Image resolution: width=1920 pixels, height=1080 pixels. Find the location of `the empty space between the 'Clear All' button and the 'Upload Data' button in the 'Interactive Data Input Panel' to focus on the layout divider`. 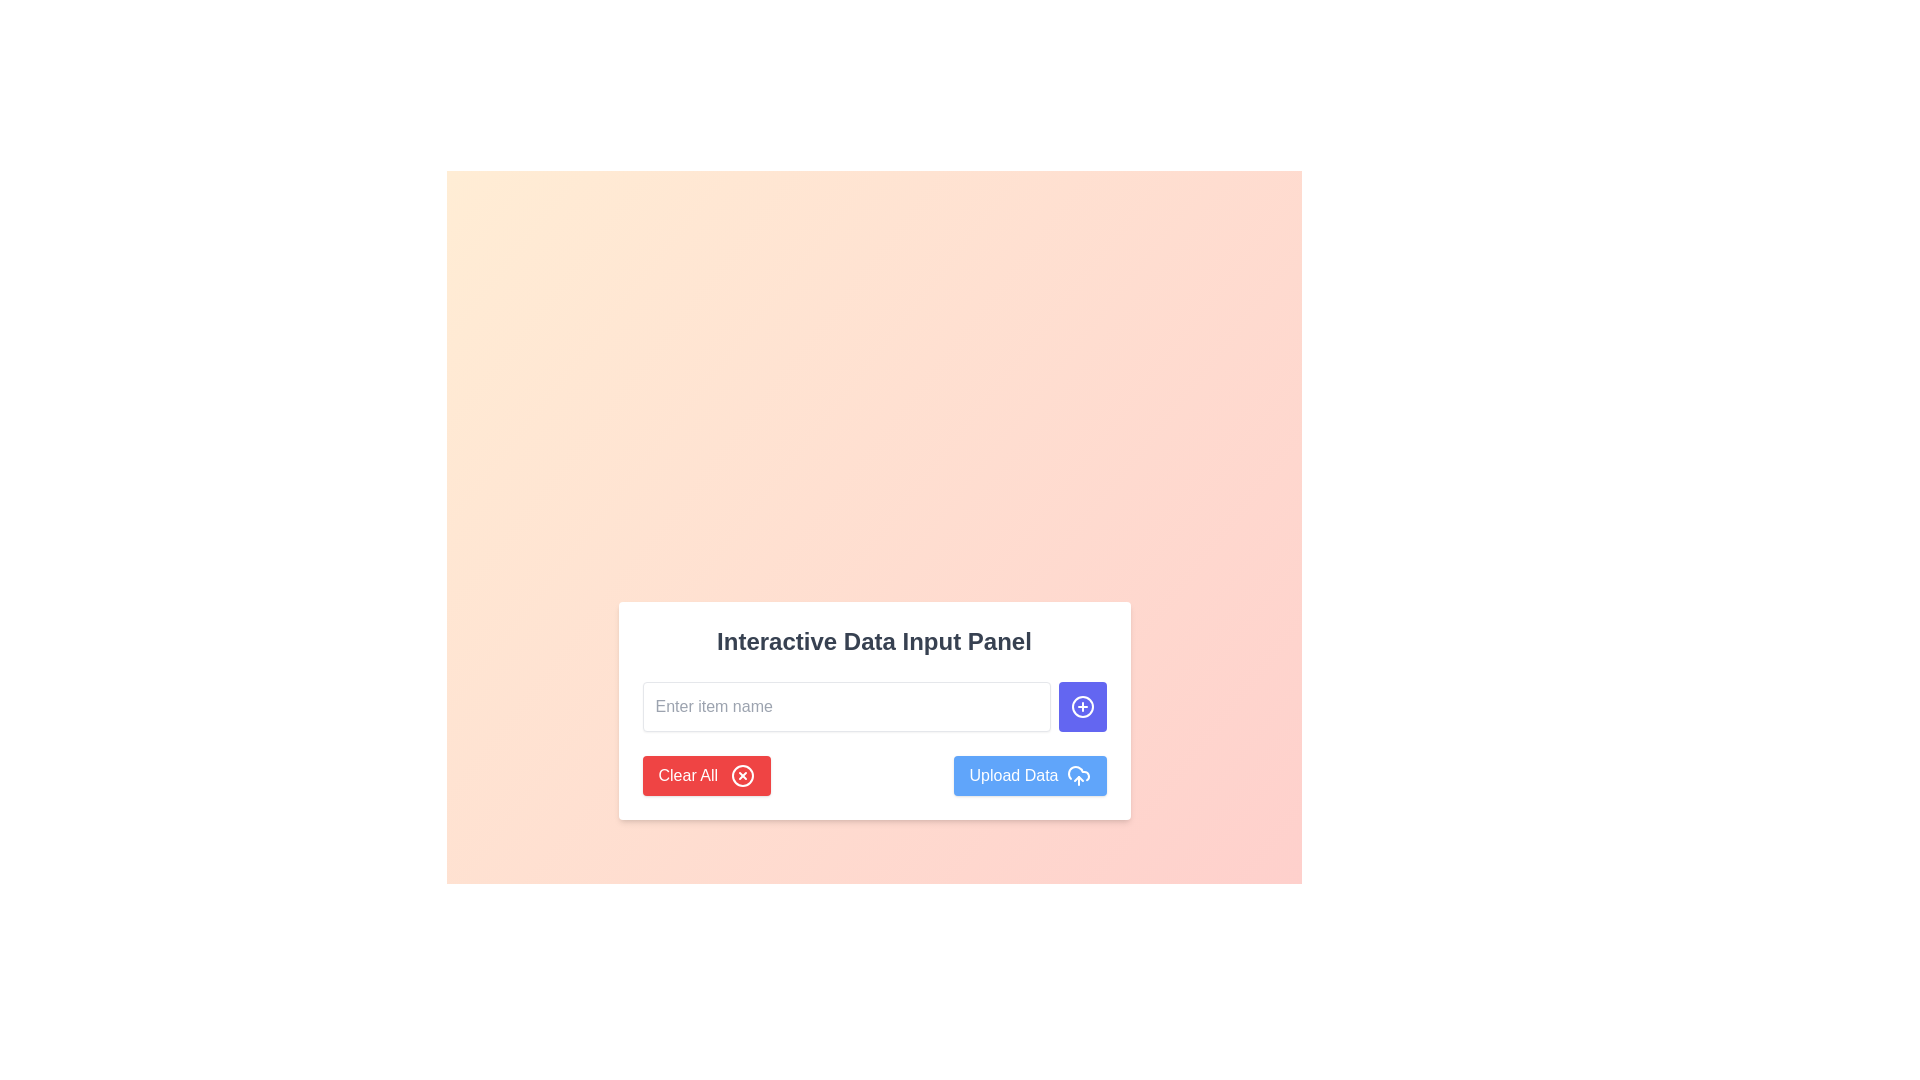

the empty space between the 'Clear All' button and the 'Upload Data' button in the 'Interactive Data Input Panel' to focus on the layout divider is located at coordinates (874, 774).